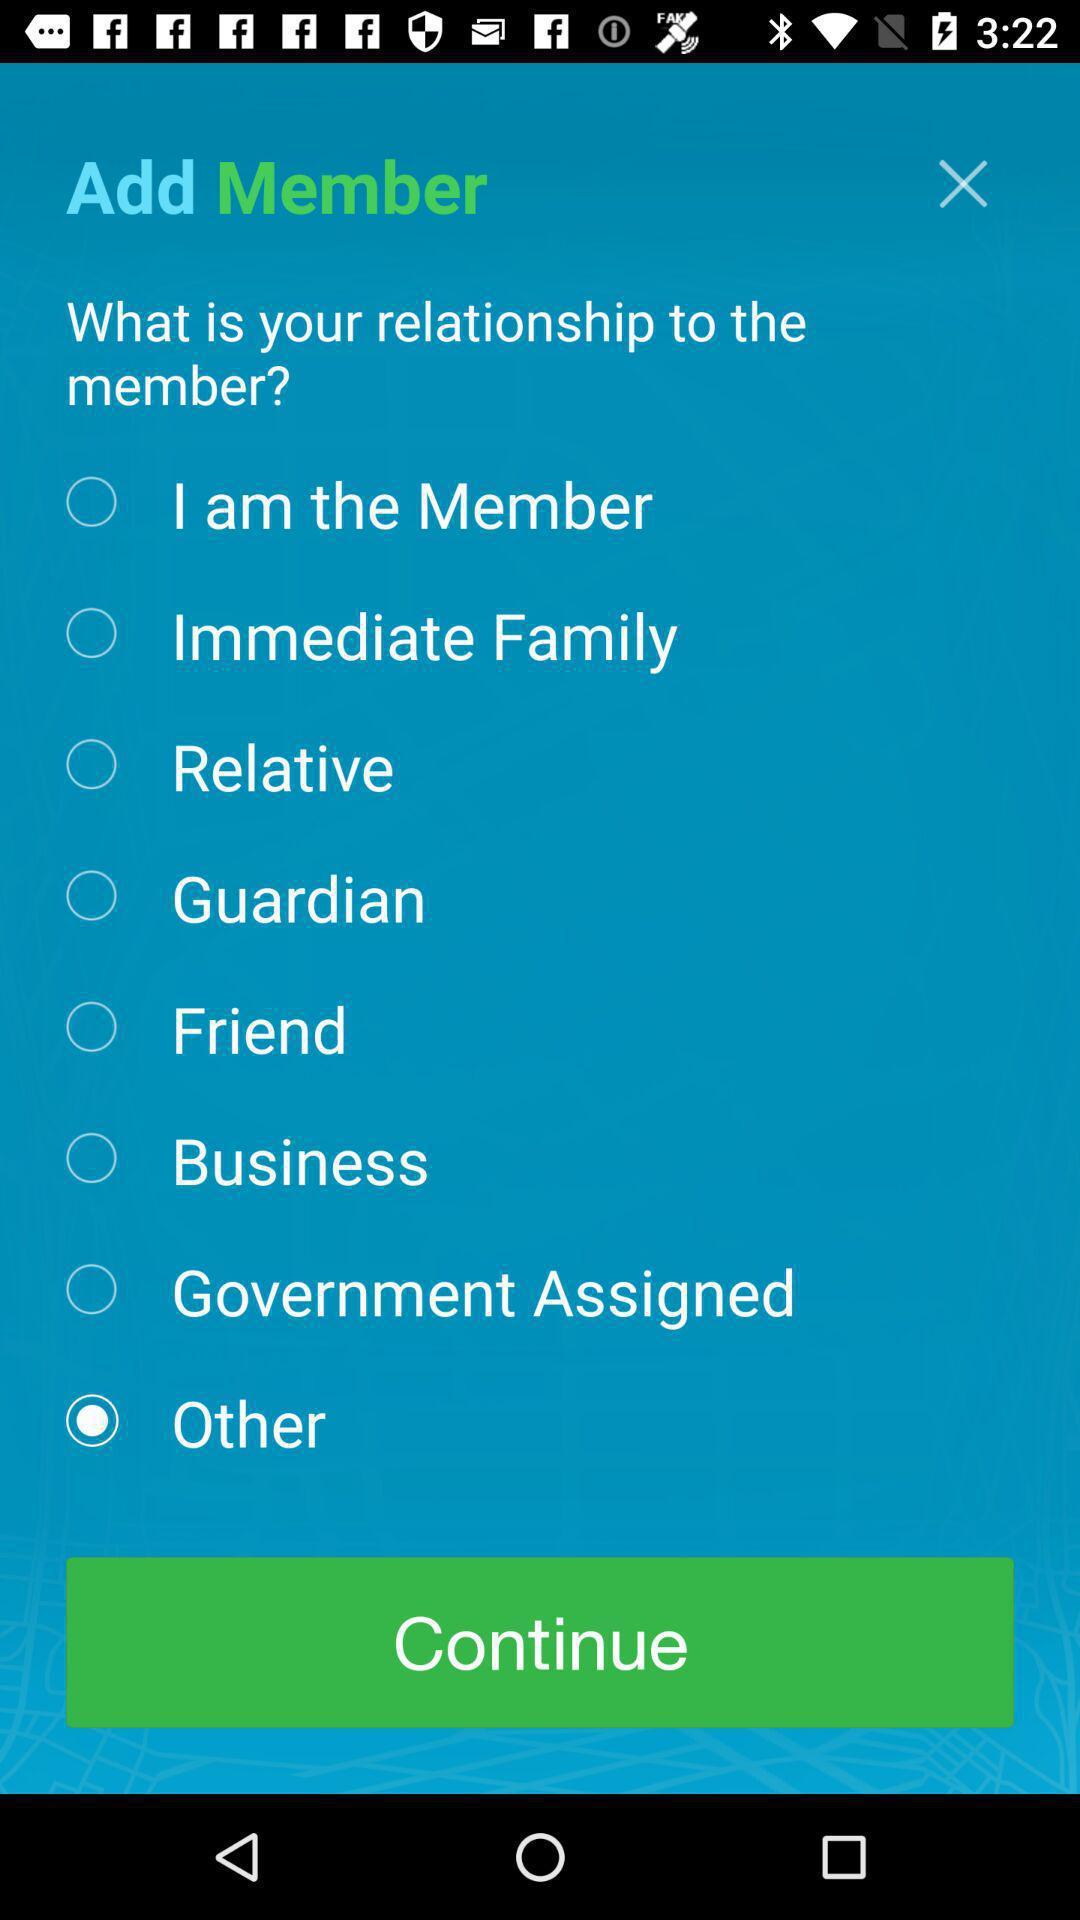  Describe the element at coordinates (962, 183) in the screenshot. I see `window` at that location.